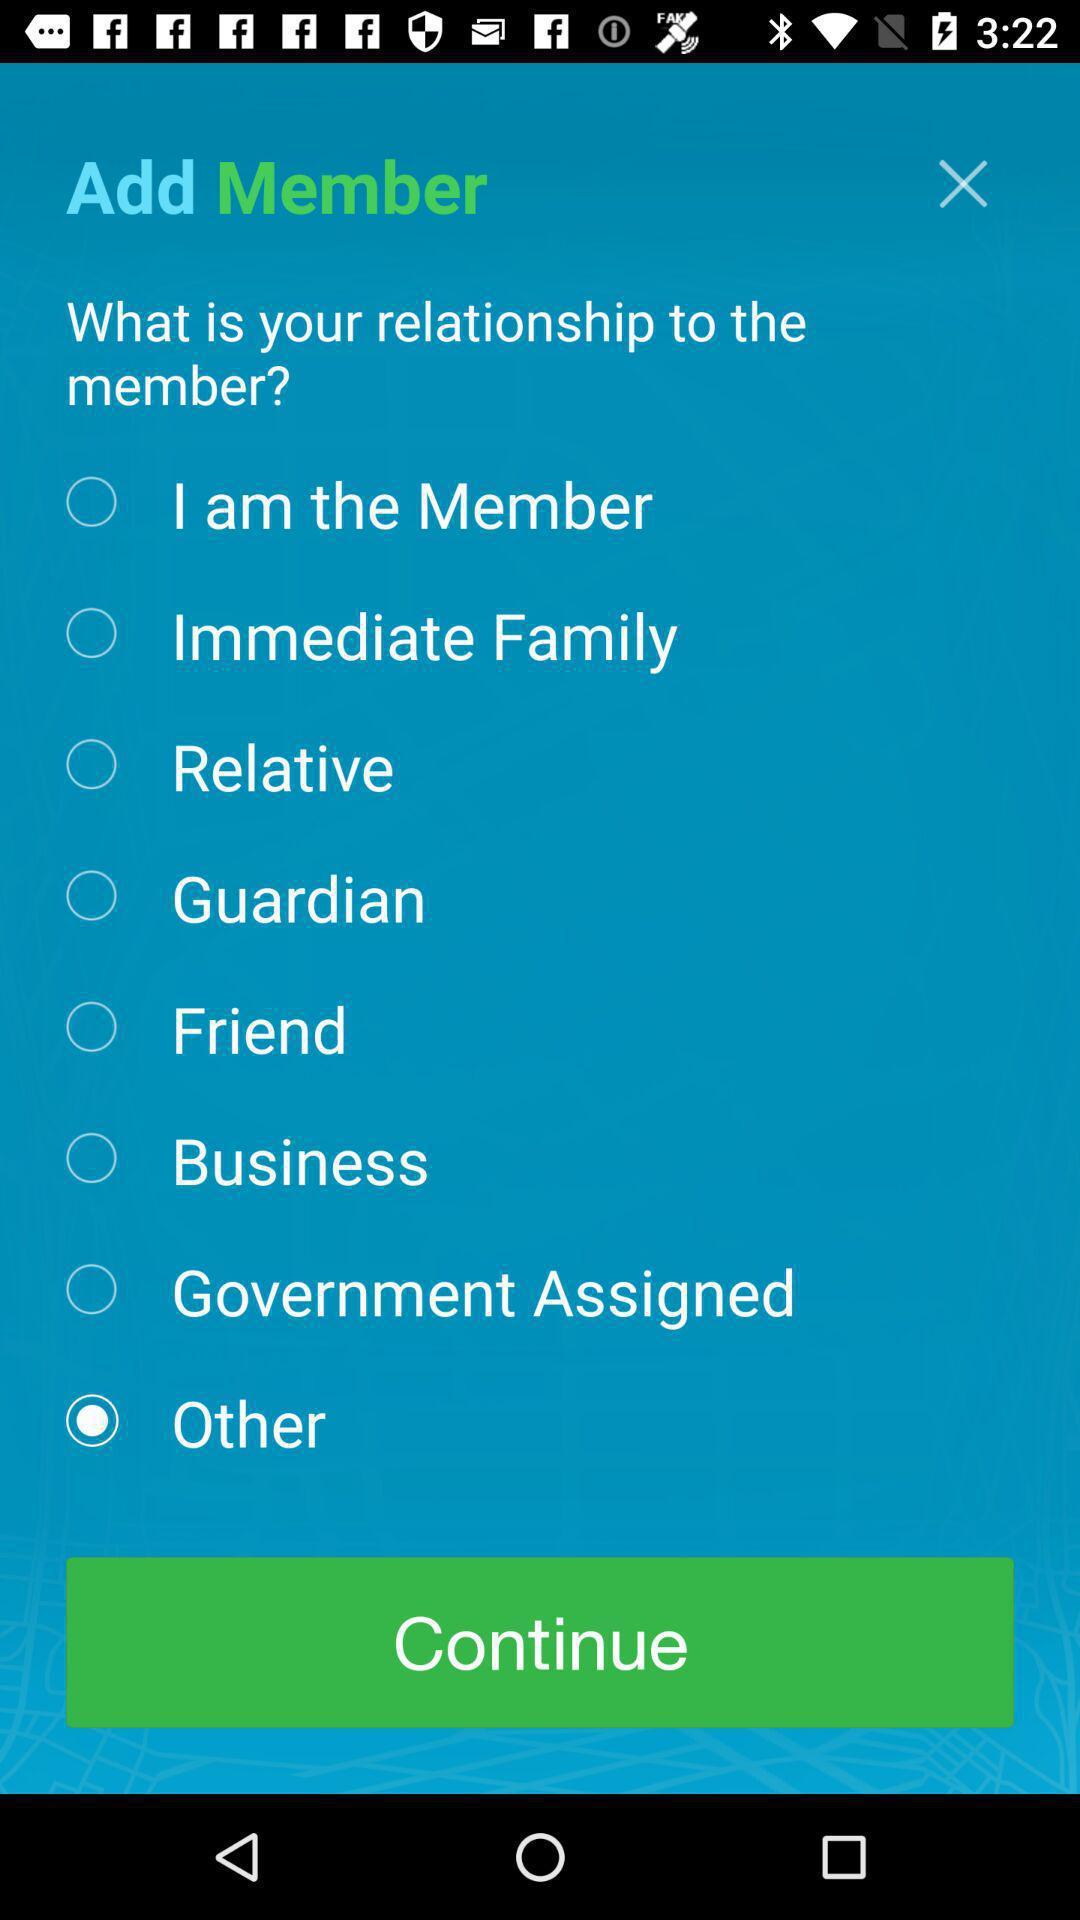  Describe the element at coordinates (962, 183) in the screenshot. I see `window` at that location.